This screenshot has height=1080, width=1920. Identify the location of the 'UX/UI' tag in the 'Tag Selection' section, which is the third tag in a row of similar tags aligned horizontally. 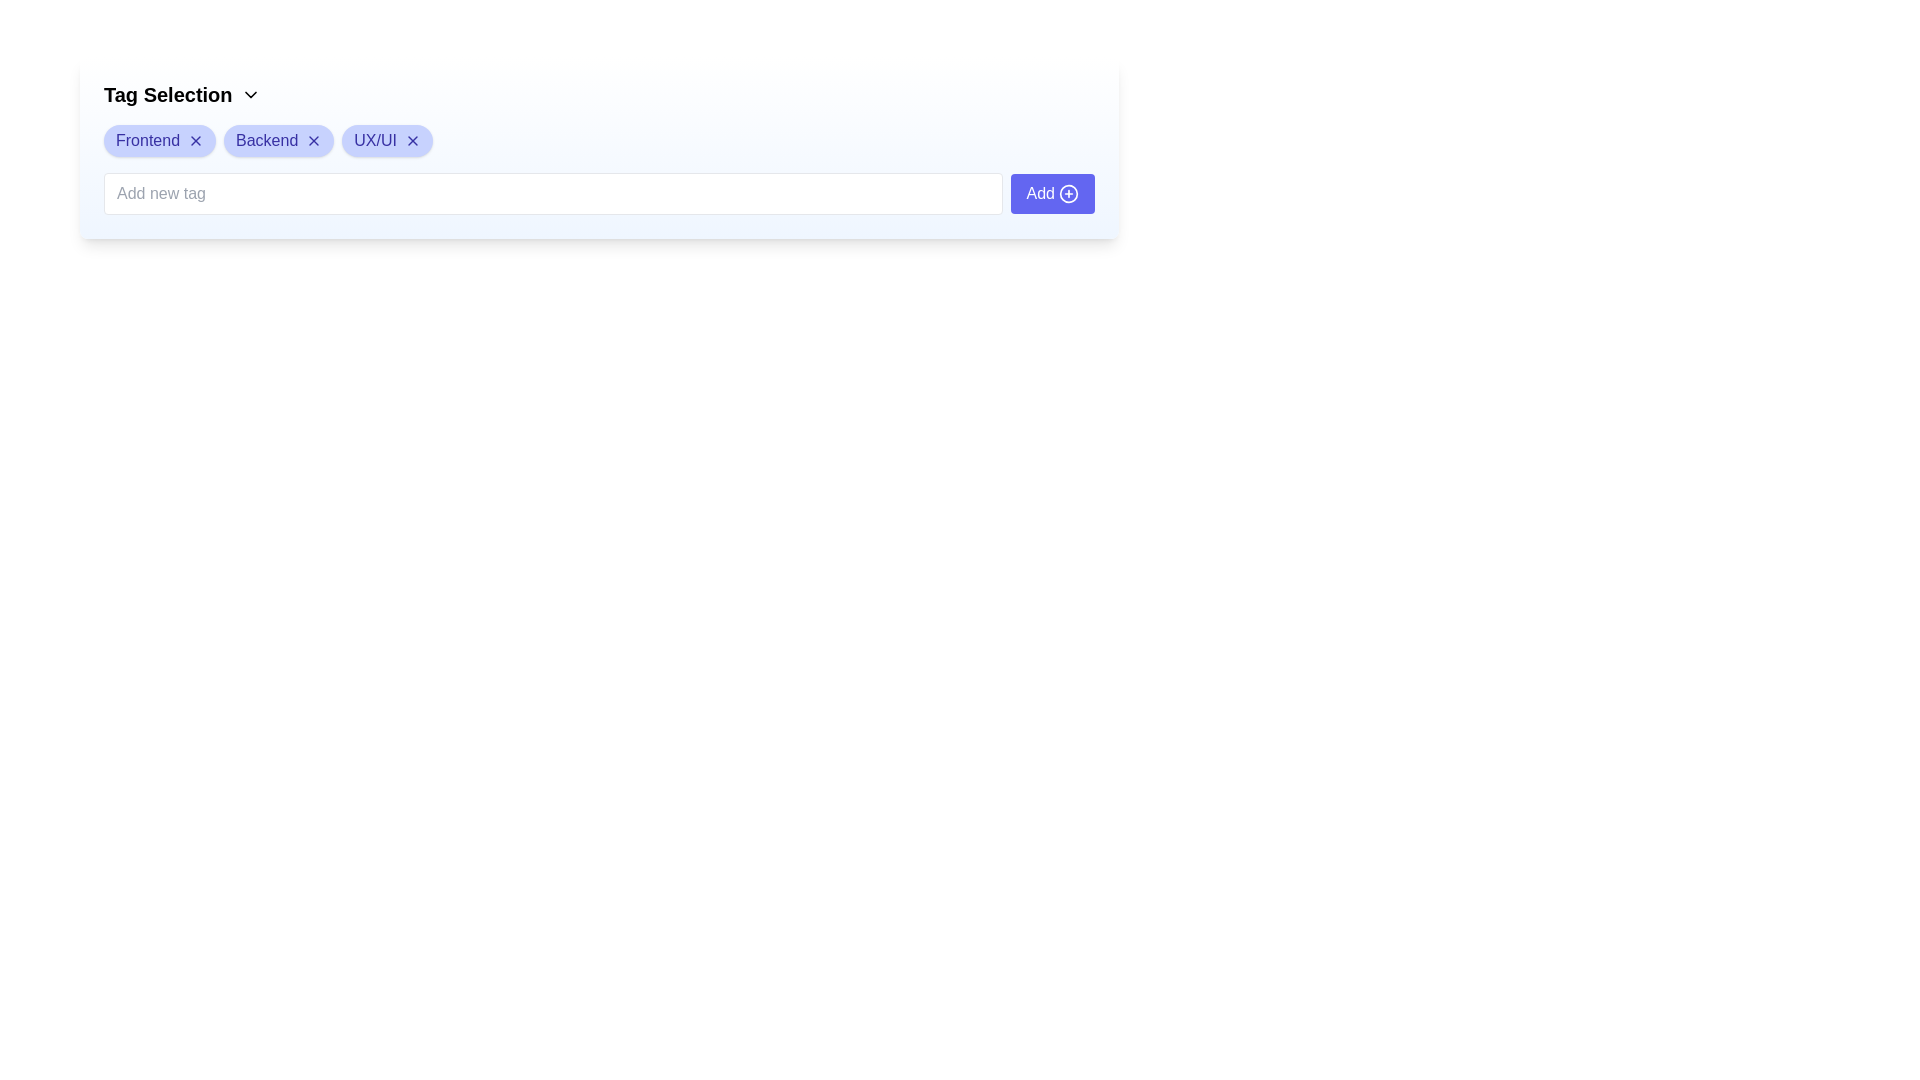
(387, 140).